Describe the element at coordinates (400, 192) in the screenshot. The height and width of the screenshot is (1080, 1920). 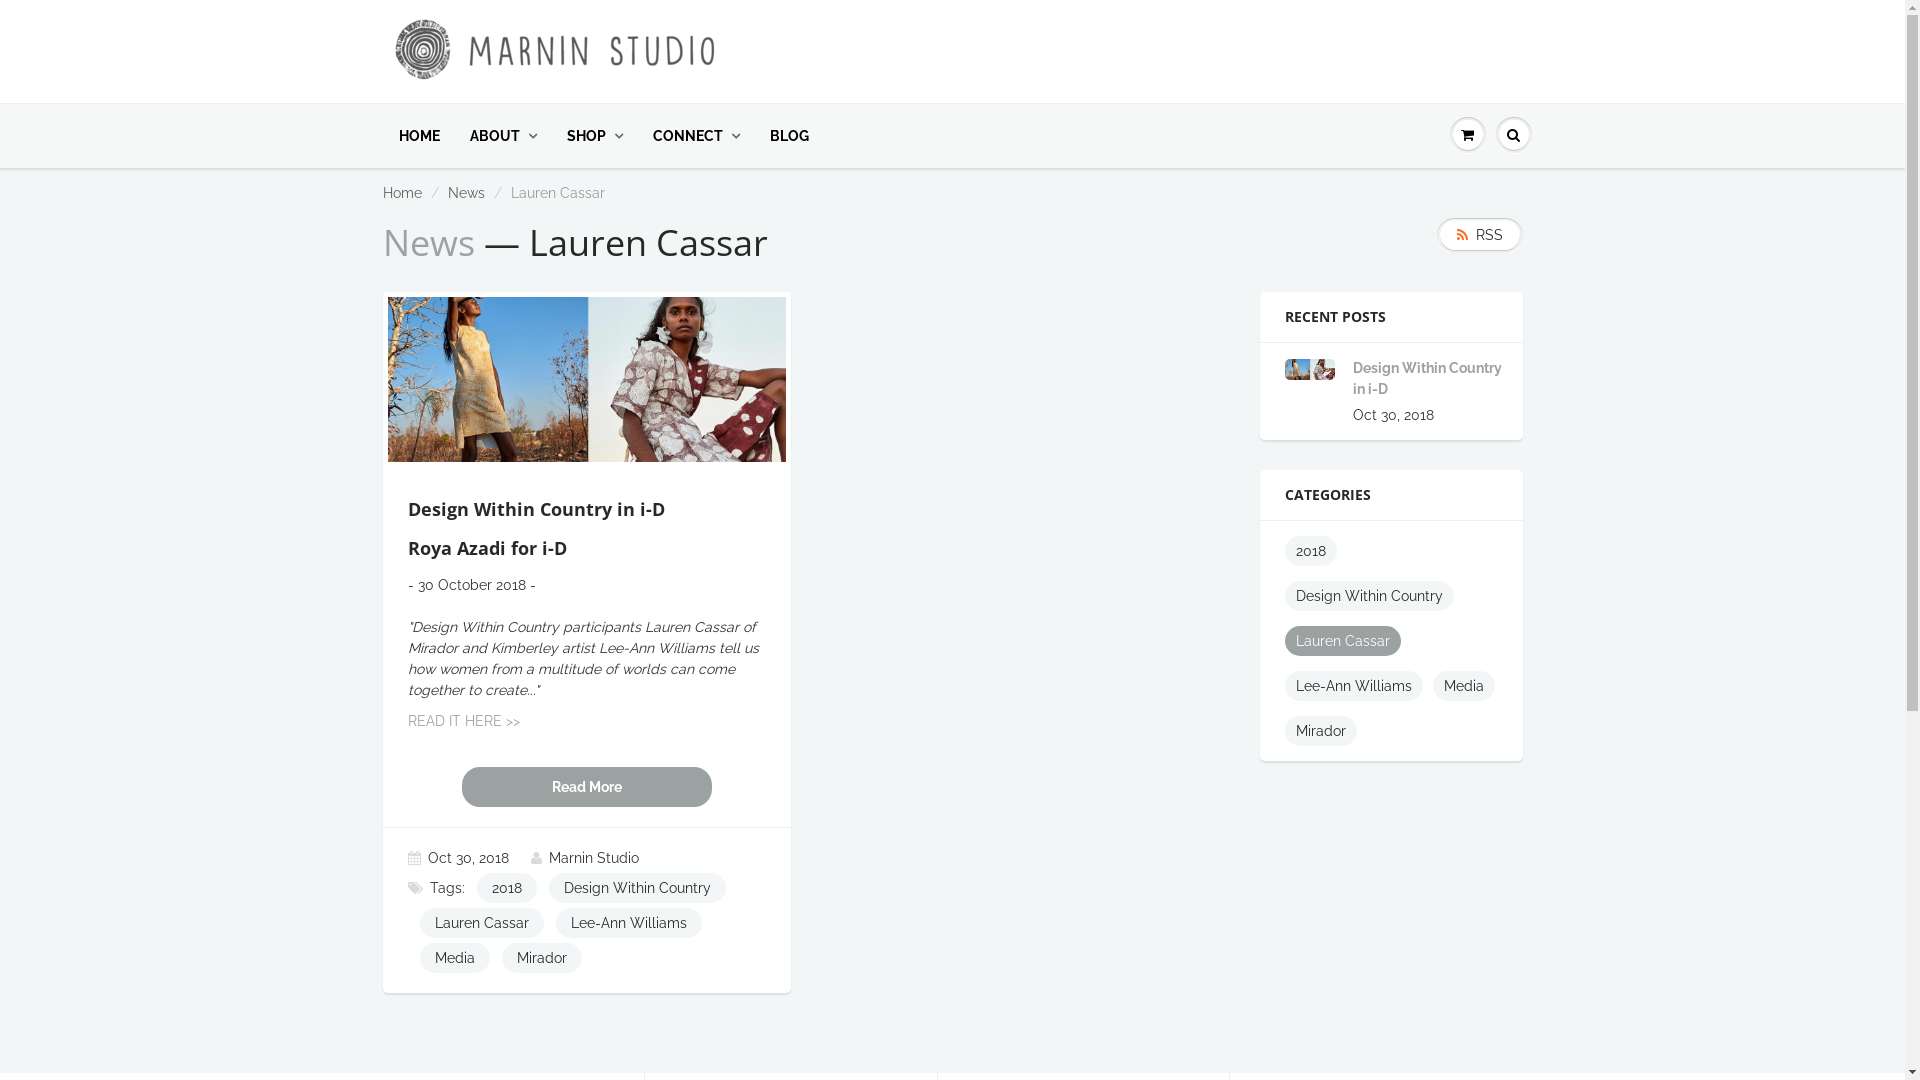
I see `'Home'` at that location.